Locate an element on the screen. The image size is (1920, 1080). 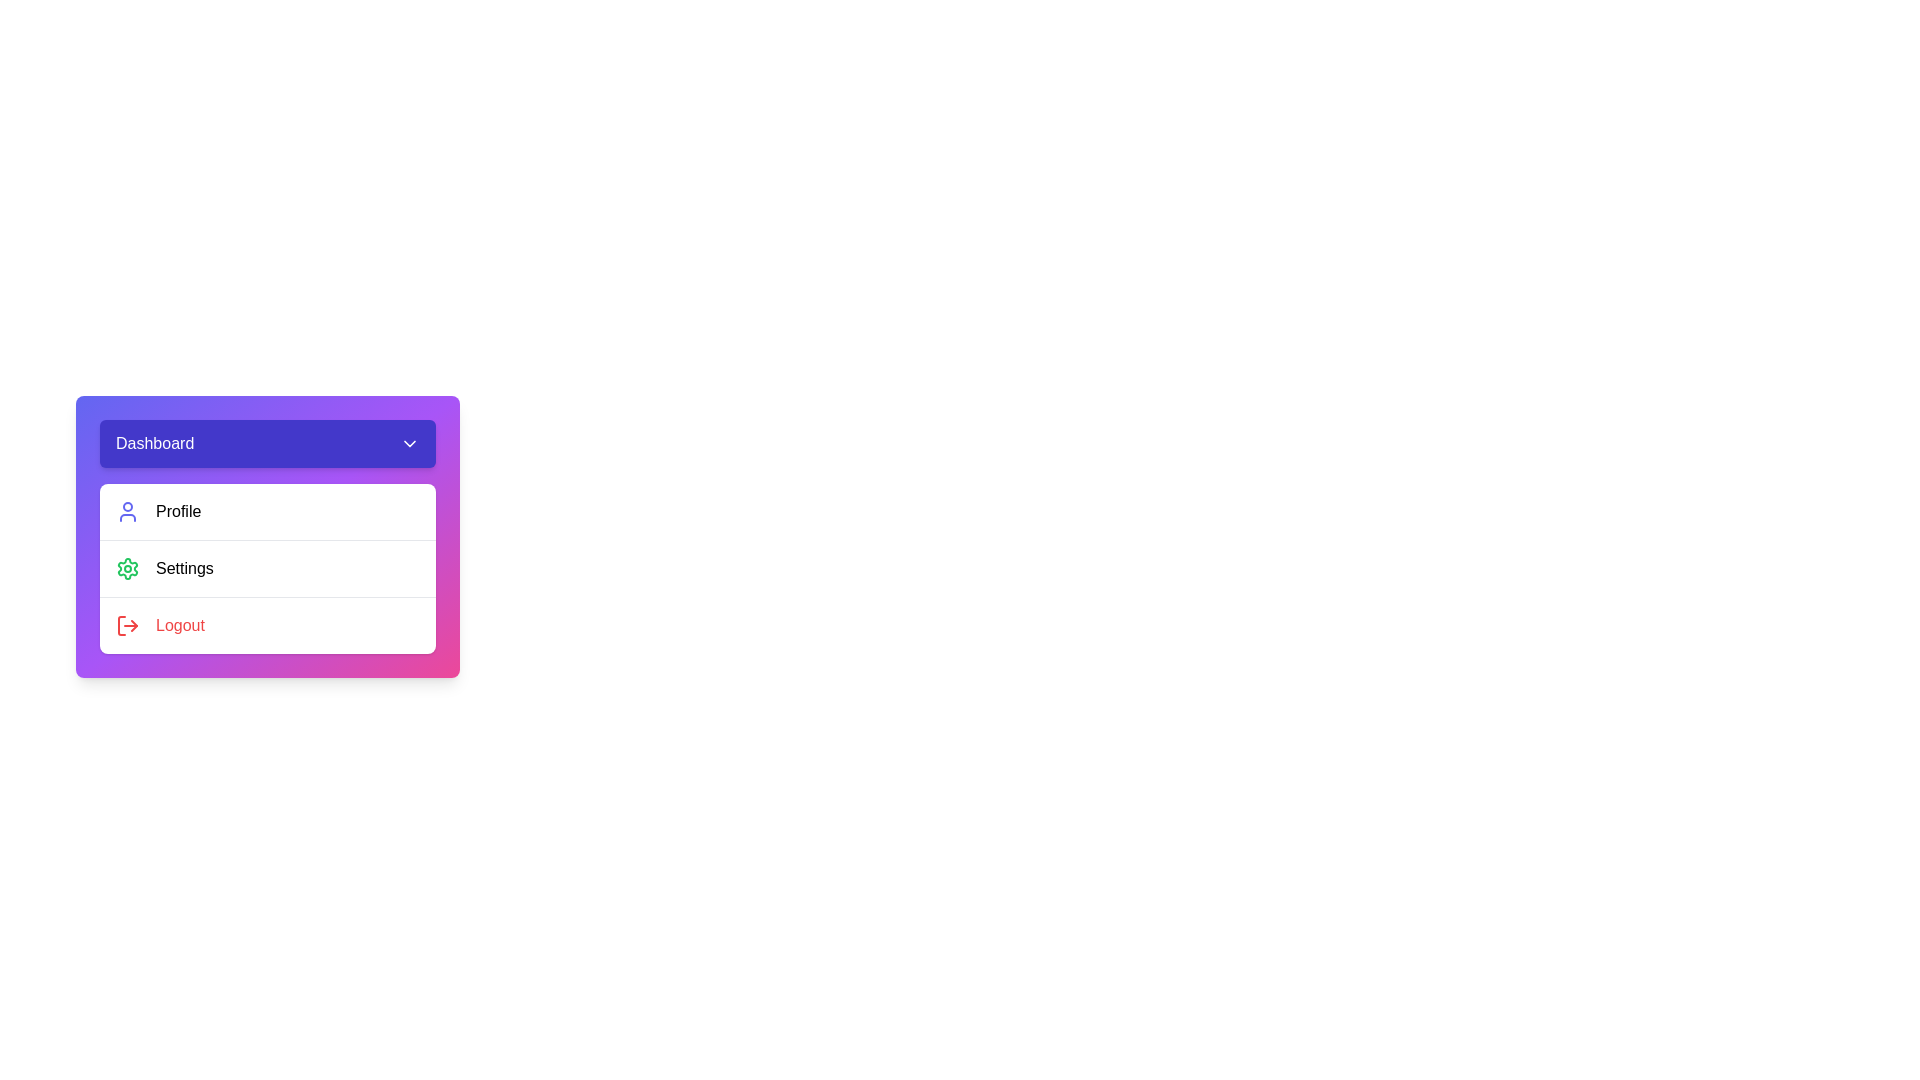
the 'Logout' option in the menu is located at coordinates (267, 624).